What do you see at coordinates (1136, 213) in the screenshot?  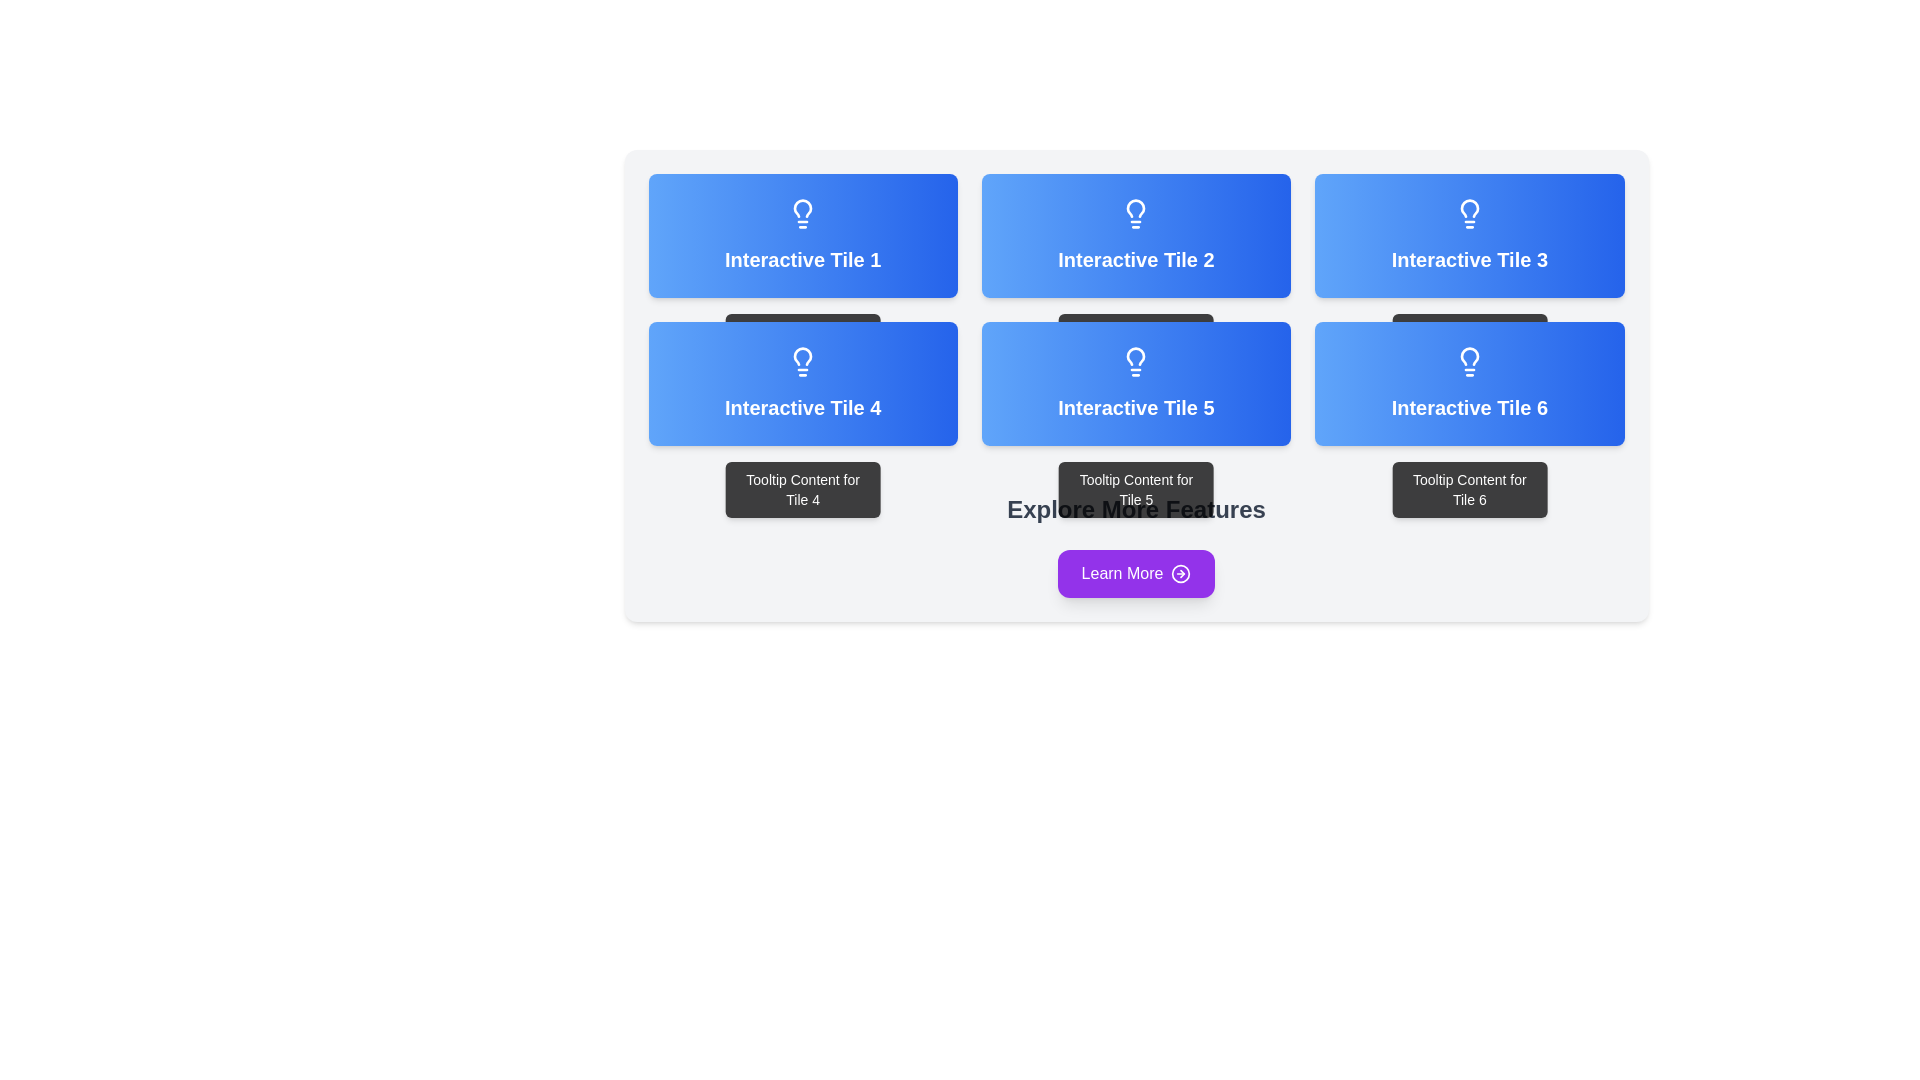 I see `the lightbulb icon located at the center-top of the blue interactive tile labeled 'Interactive Tile 2'` at bounding box center [1136, 213].